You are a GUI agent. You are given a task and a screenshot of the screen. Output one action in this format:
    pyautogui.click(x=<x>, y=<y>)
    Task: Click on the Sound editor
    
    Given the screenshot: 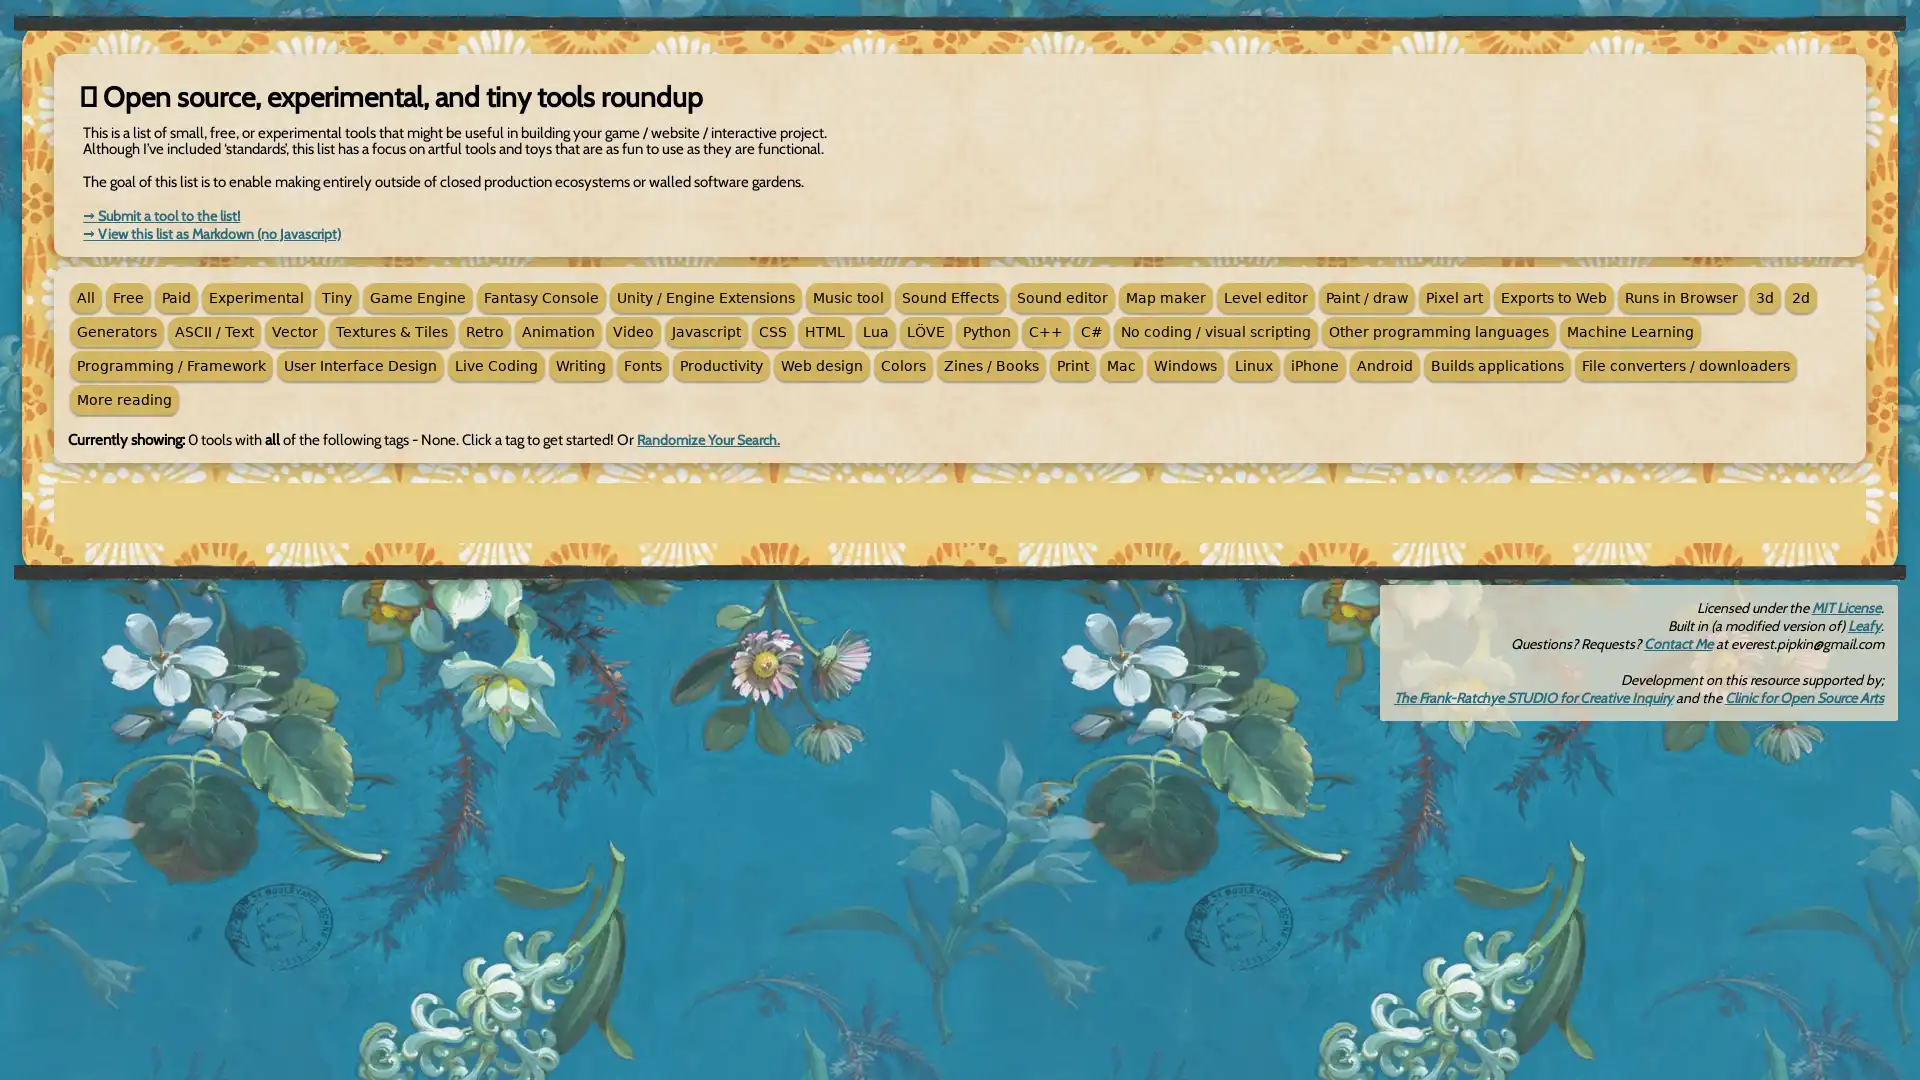 What is the action you would take?
    pyautogui.click(x=1061, y=297)
    